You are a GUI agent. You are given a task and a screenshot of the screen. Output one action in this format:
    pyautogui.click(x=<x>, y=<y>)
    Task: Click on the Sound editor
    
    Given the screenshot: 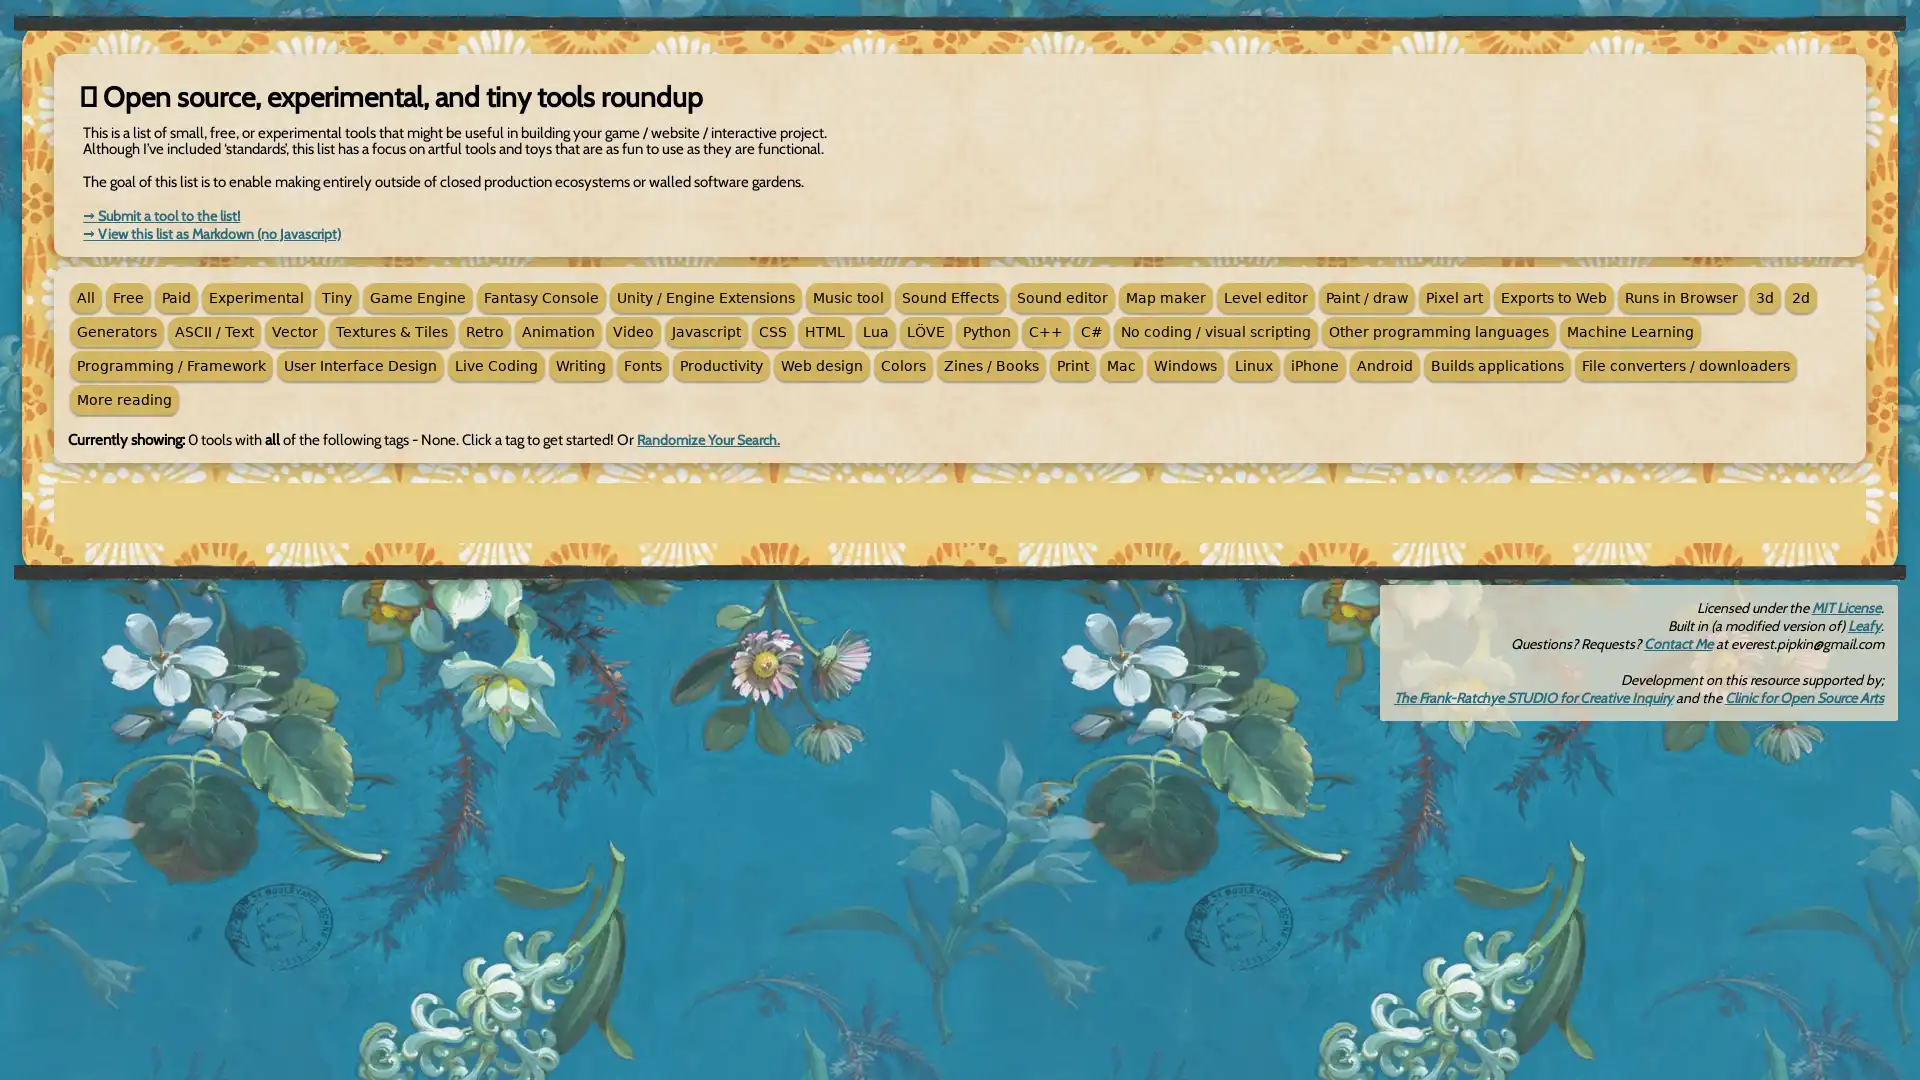 What is the action you would take?
    pyautogui.click(x=1061, y=297)
    